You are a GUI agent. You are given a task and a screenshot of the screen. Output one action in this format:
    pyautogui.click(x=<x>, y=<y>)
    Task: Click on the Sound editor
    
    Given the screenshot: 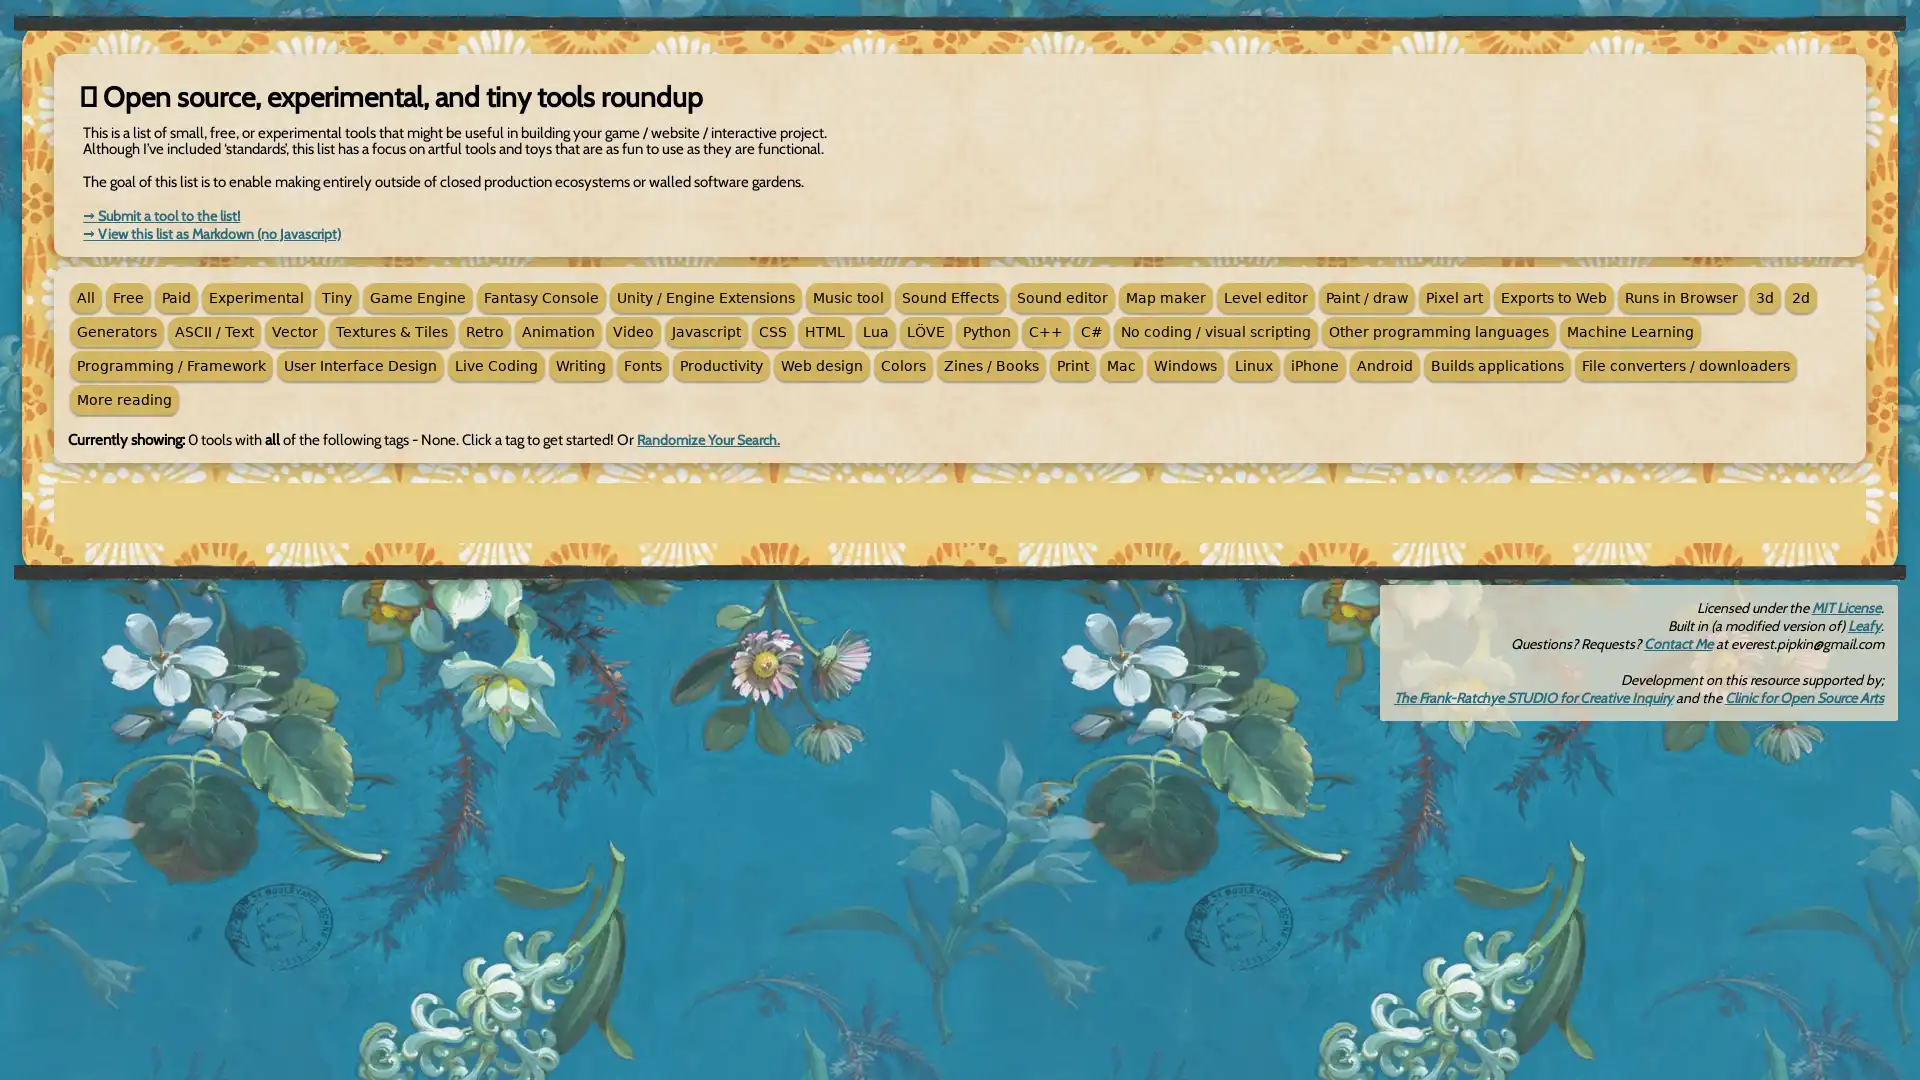 What is the action you would take?
    pyautogui.click(x=1061, y=297)
    